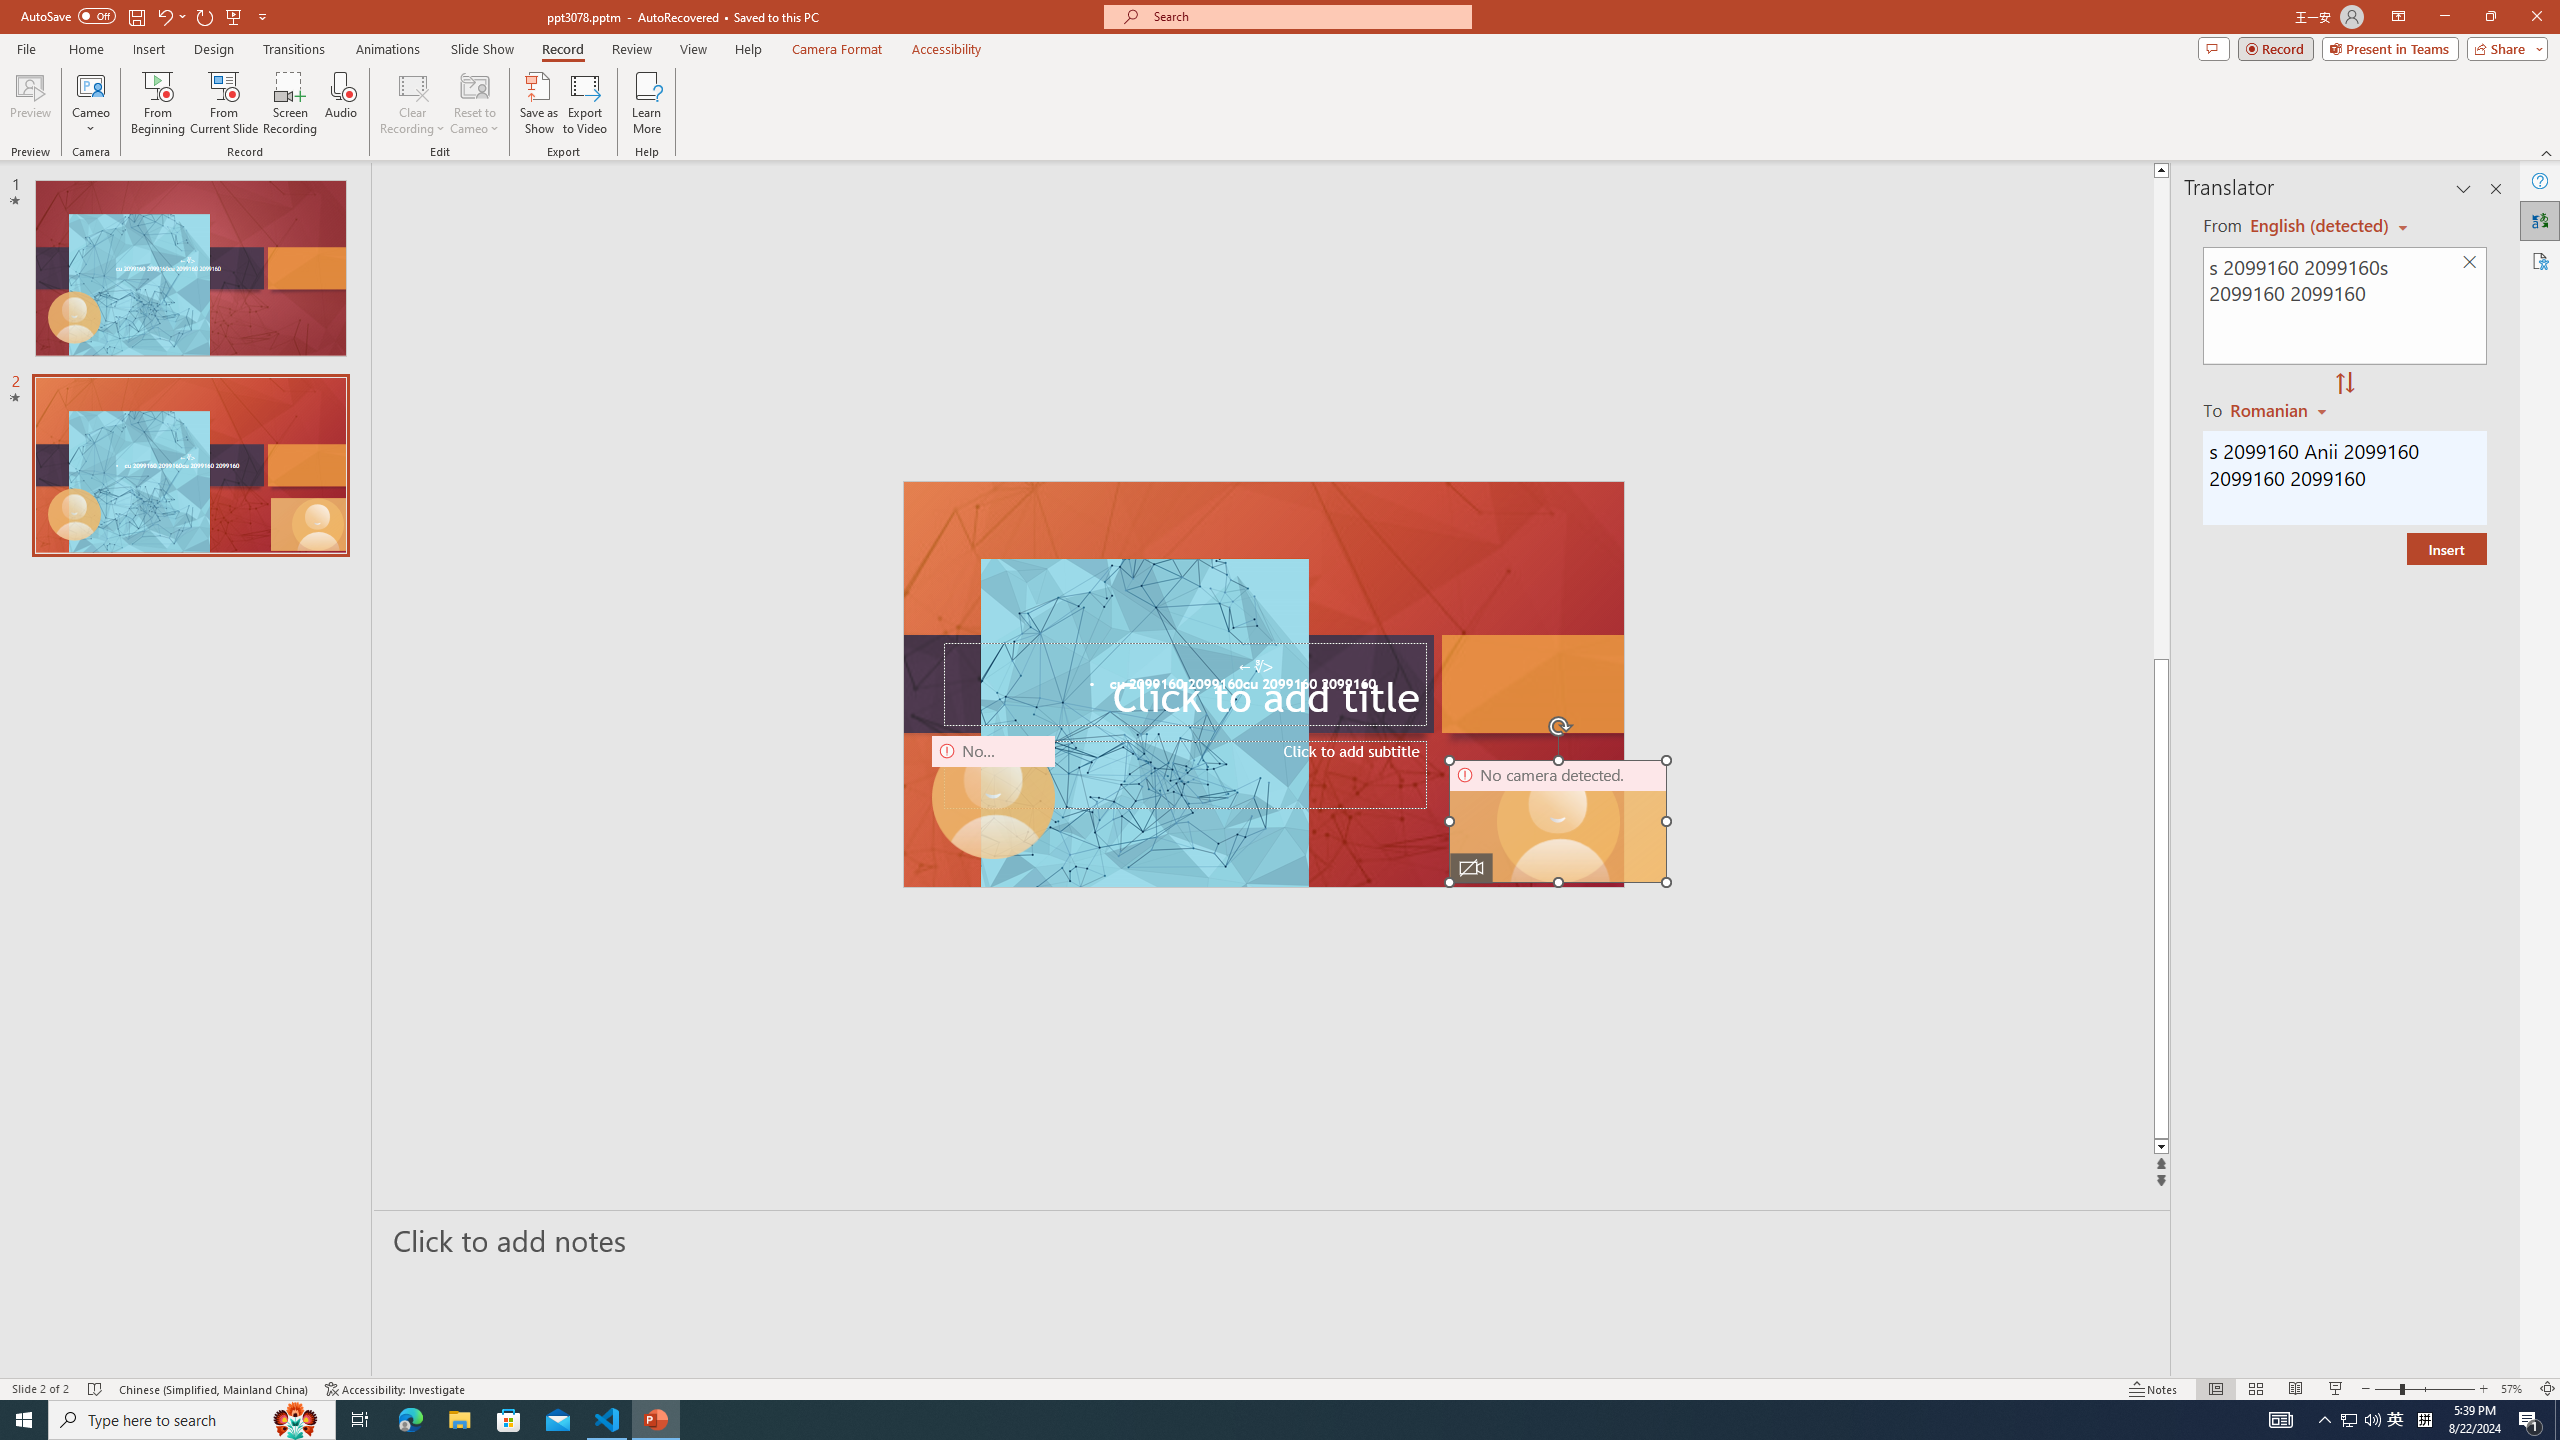 The width and height of the screenshot is (2560, 1440). Describe the element at coordinates (135, 15) in the screenshot. I see `'Save'` at that location.